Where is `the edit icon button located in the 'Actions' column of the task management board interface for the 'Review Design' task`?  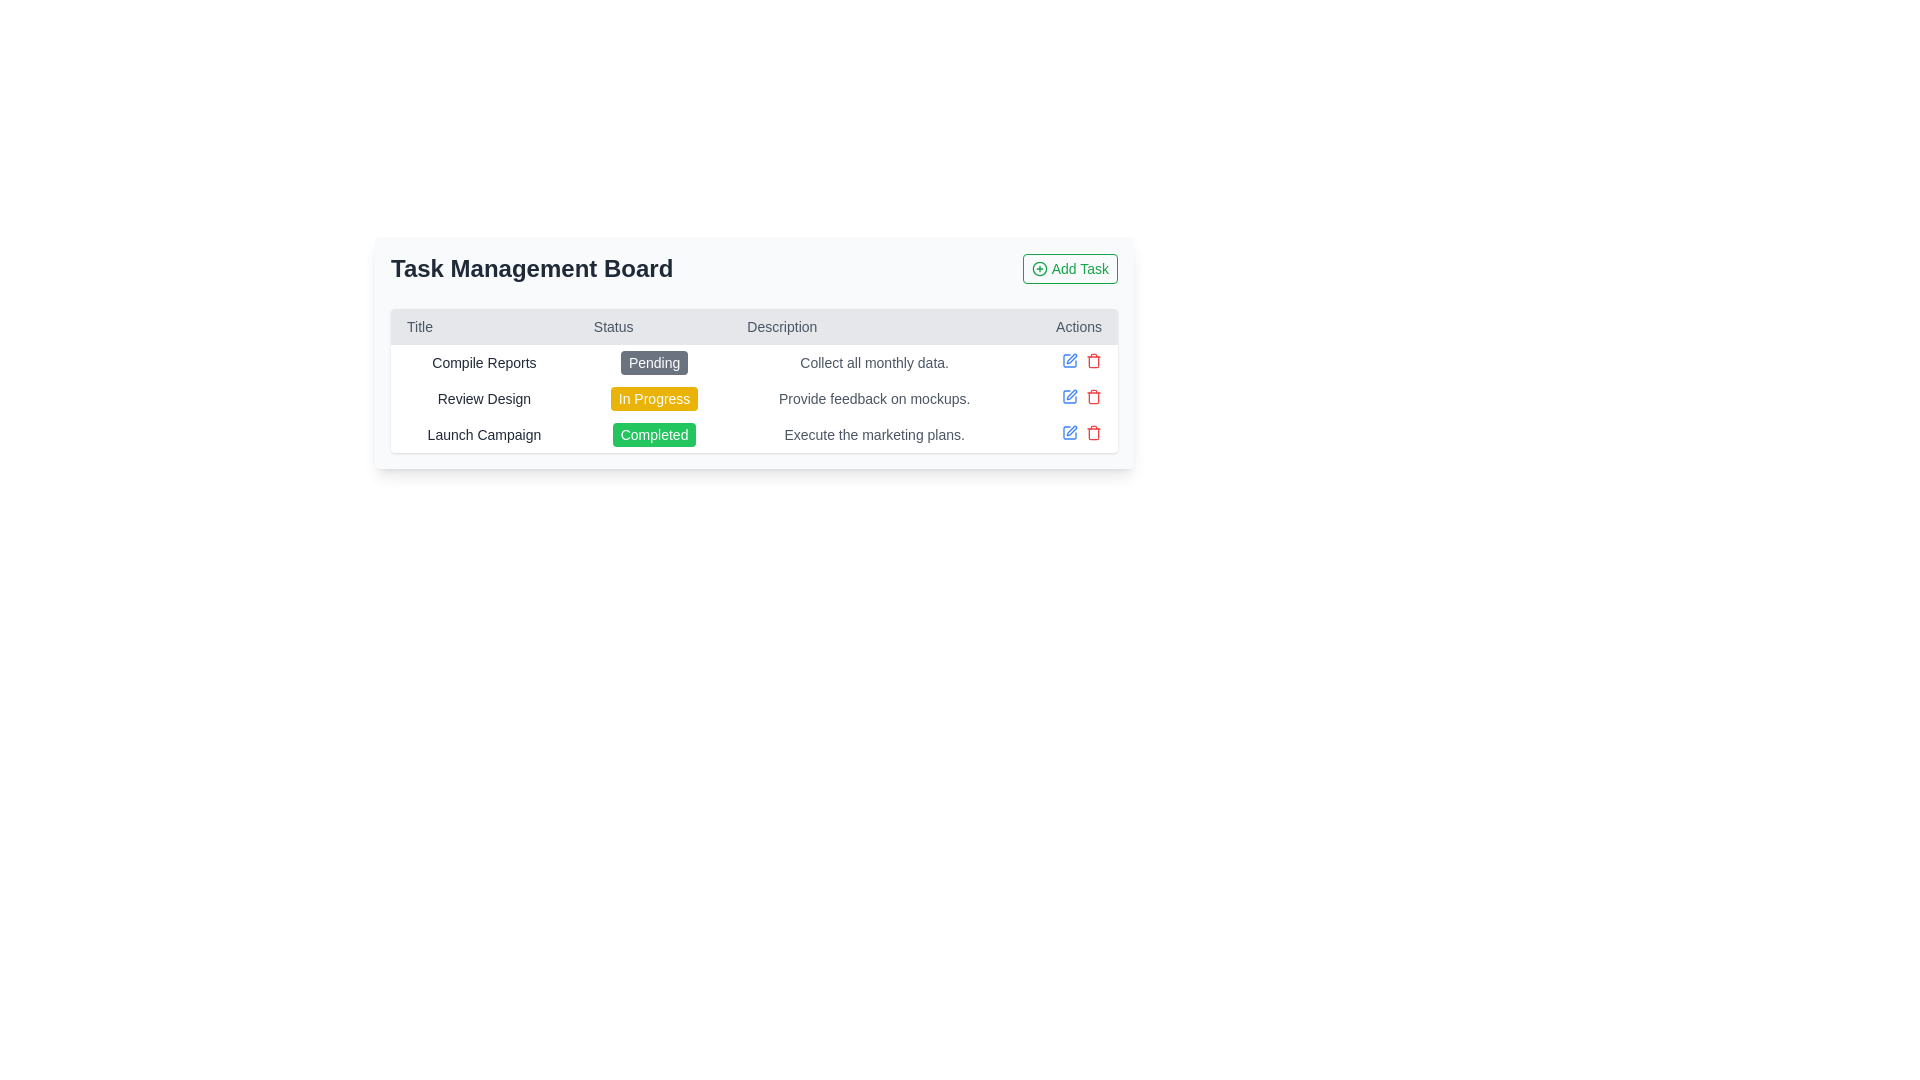
the edit icon button located in the 'Actions' column of the task management board interface for the 'Review Design' task is located at coordinates (1070, 357).